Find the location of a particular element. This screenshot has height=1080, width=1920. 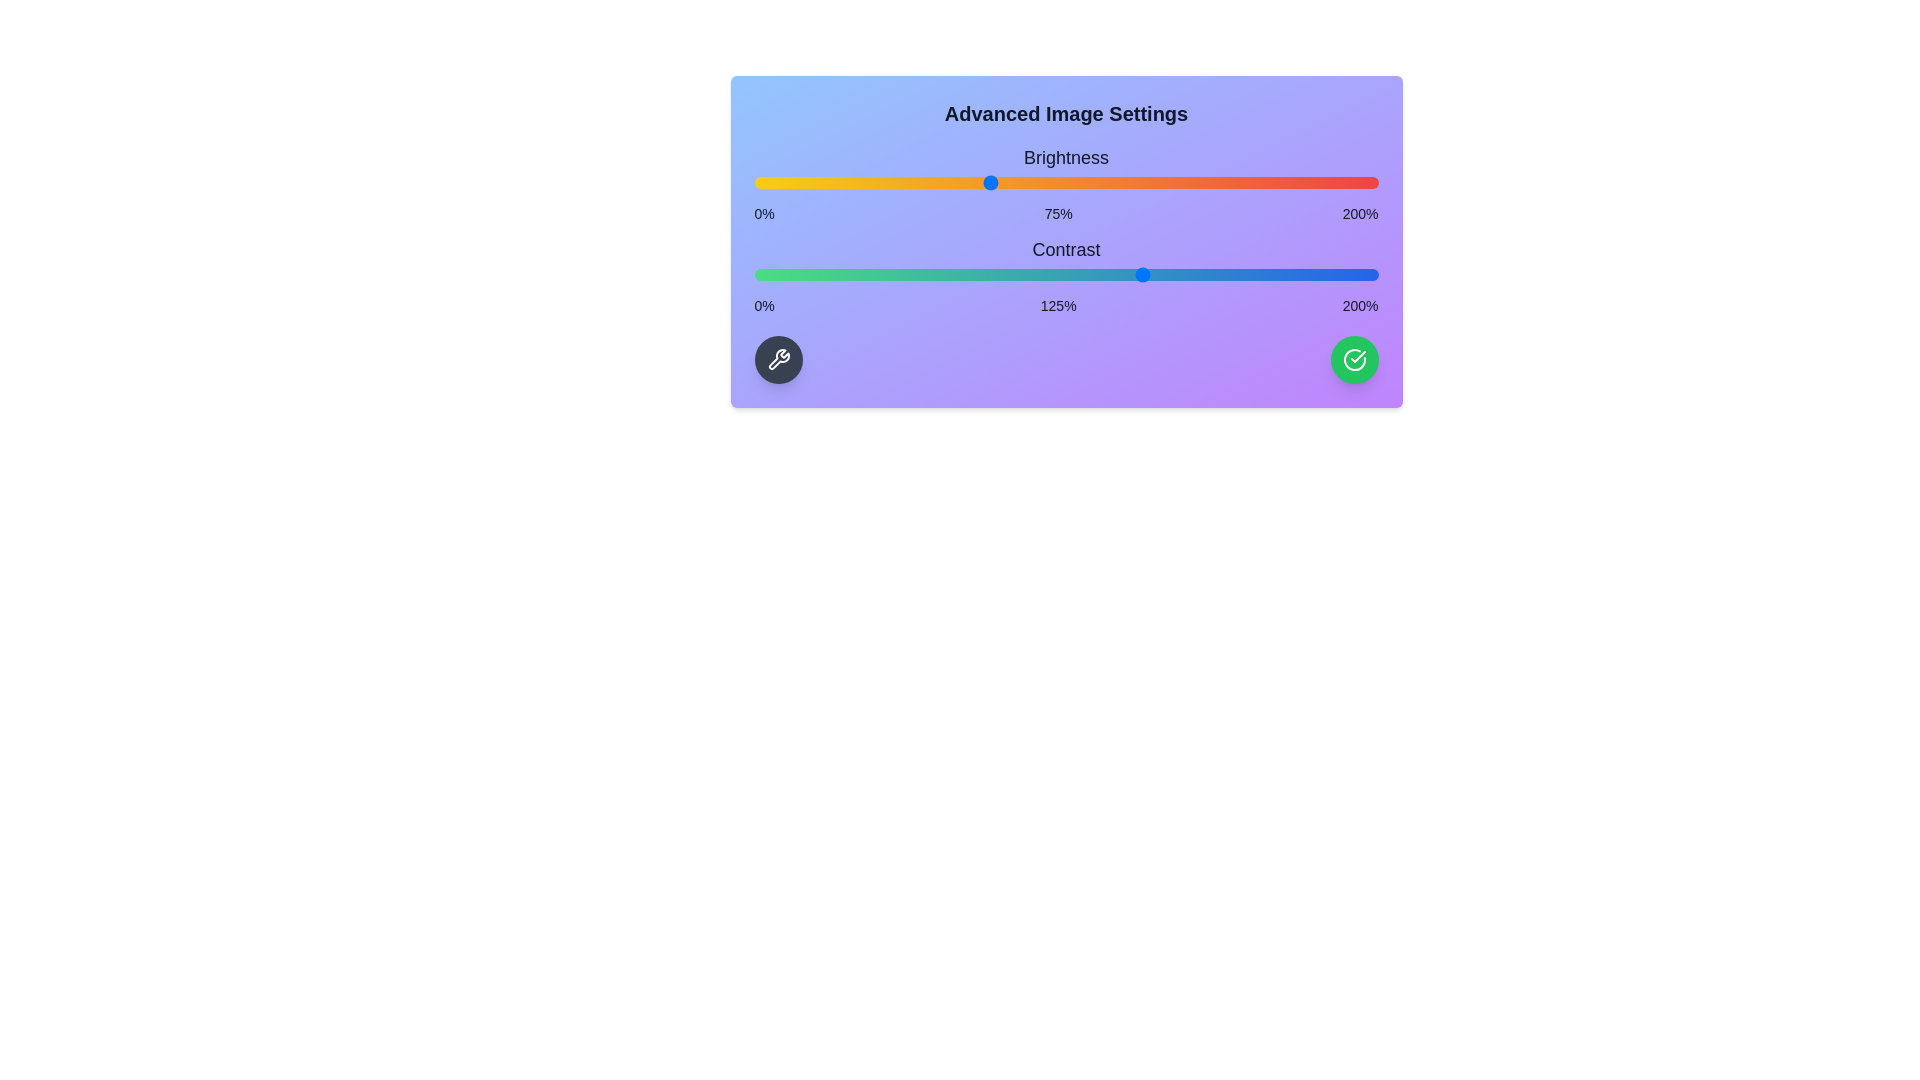

the contrast slider to 139% is located at coordinates (1188, 274).